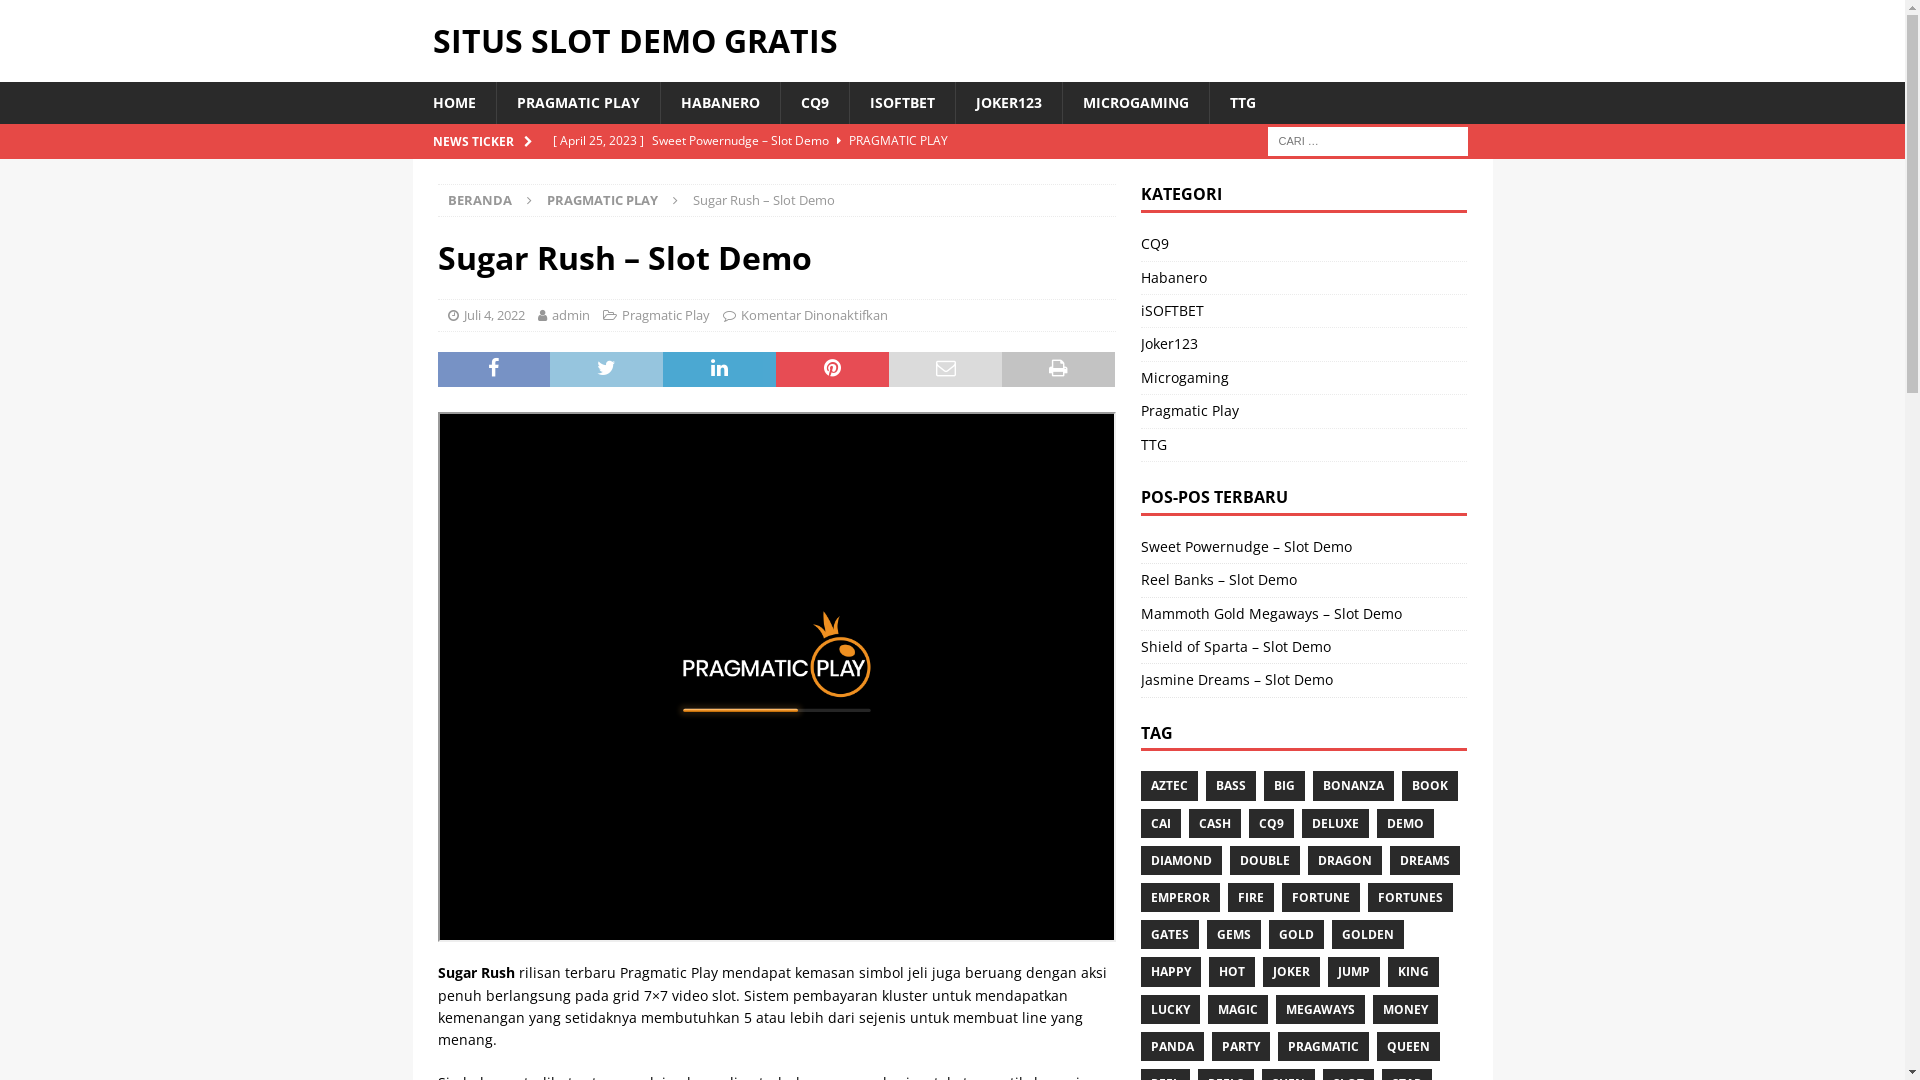  What do you see at coordinates (1404, 823) in the screenshot?
I see `'DEMO'` at bounding box center [1404, 823].